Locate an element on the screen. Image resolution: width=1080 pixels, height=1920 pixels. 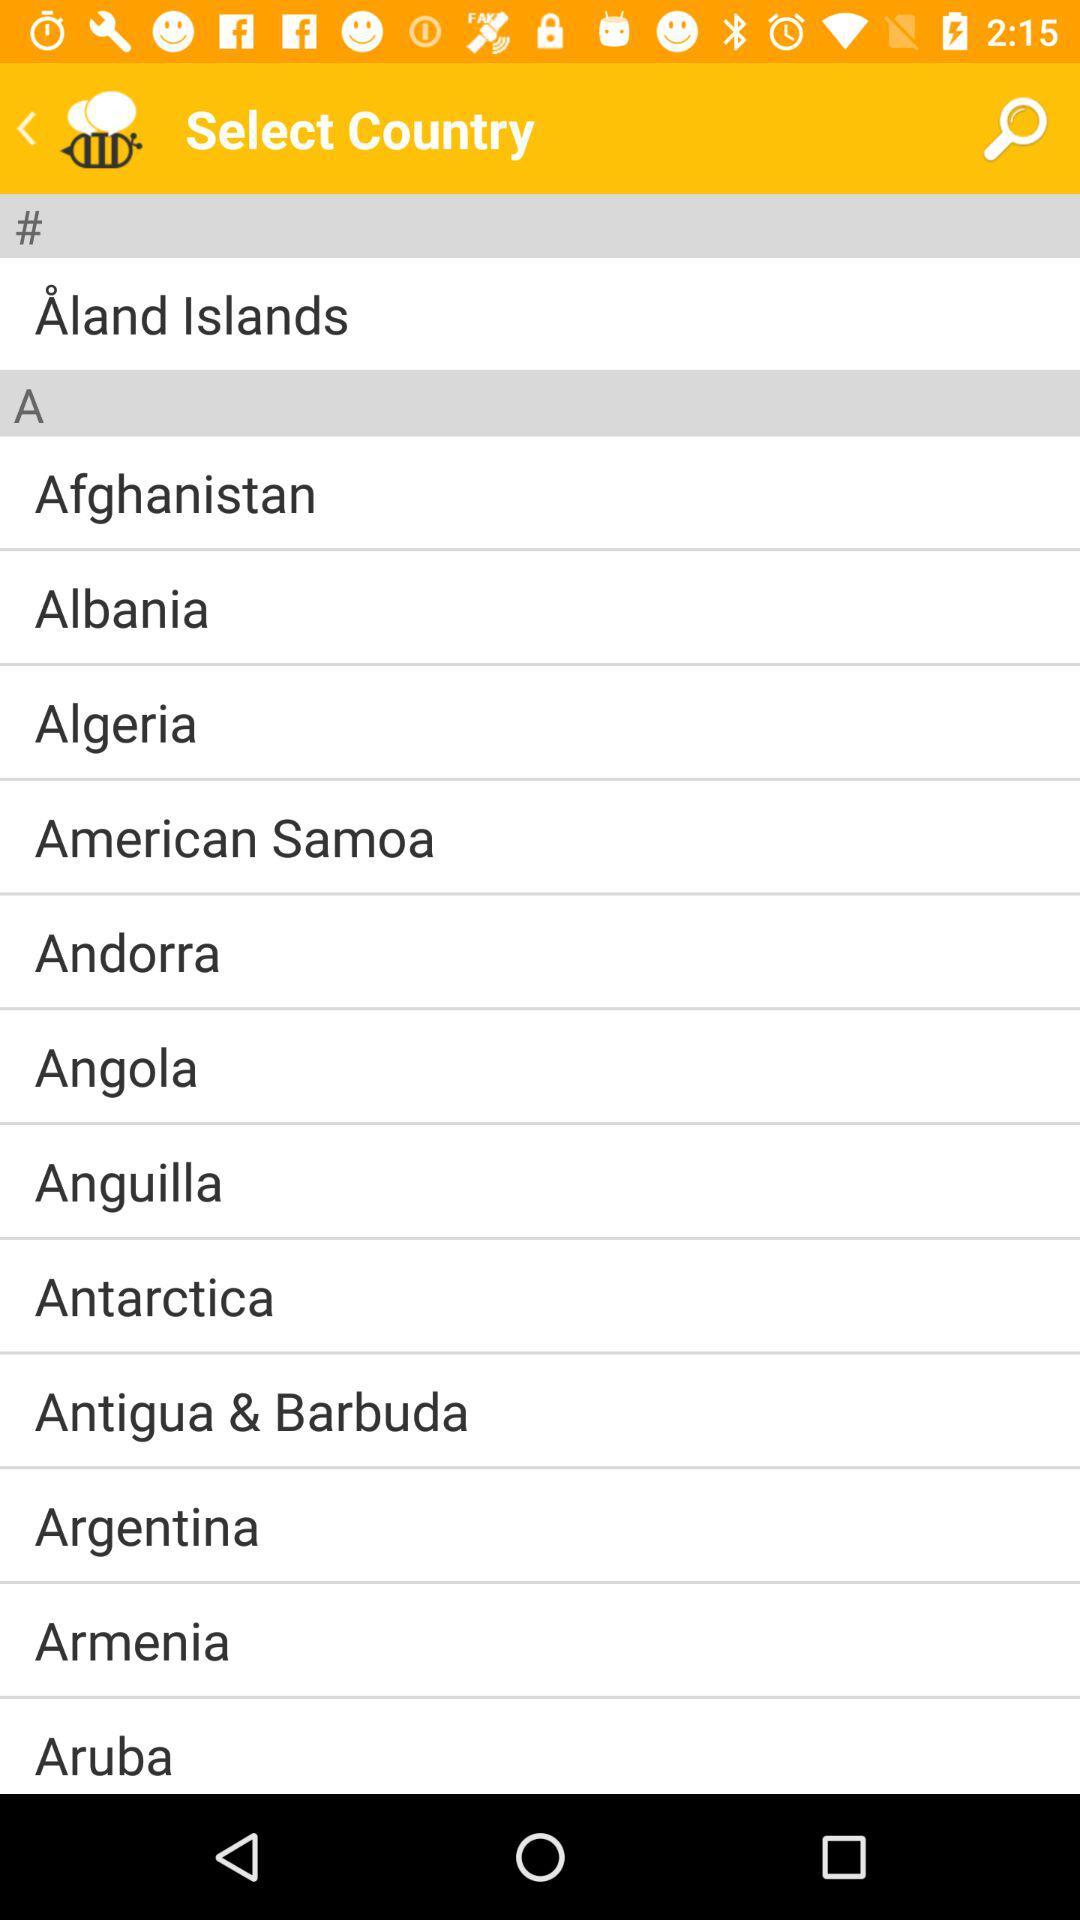
icon below the anguilla item is located at coordinates (540, 1237).